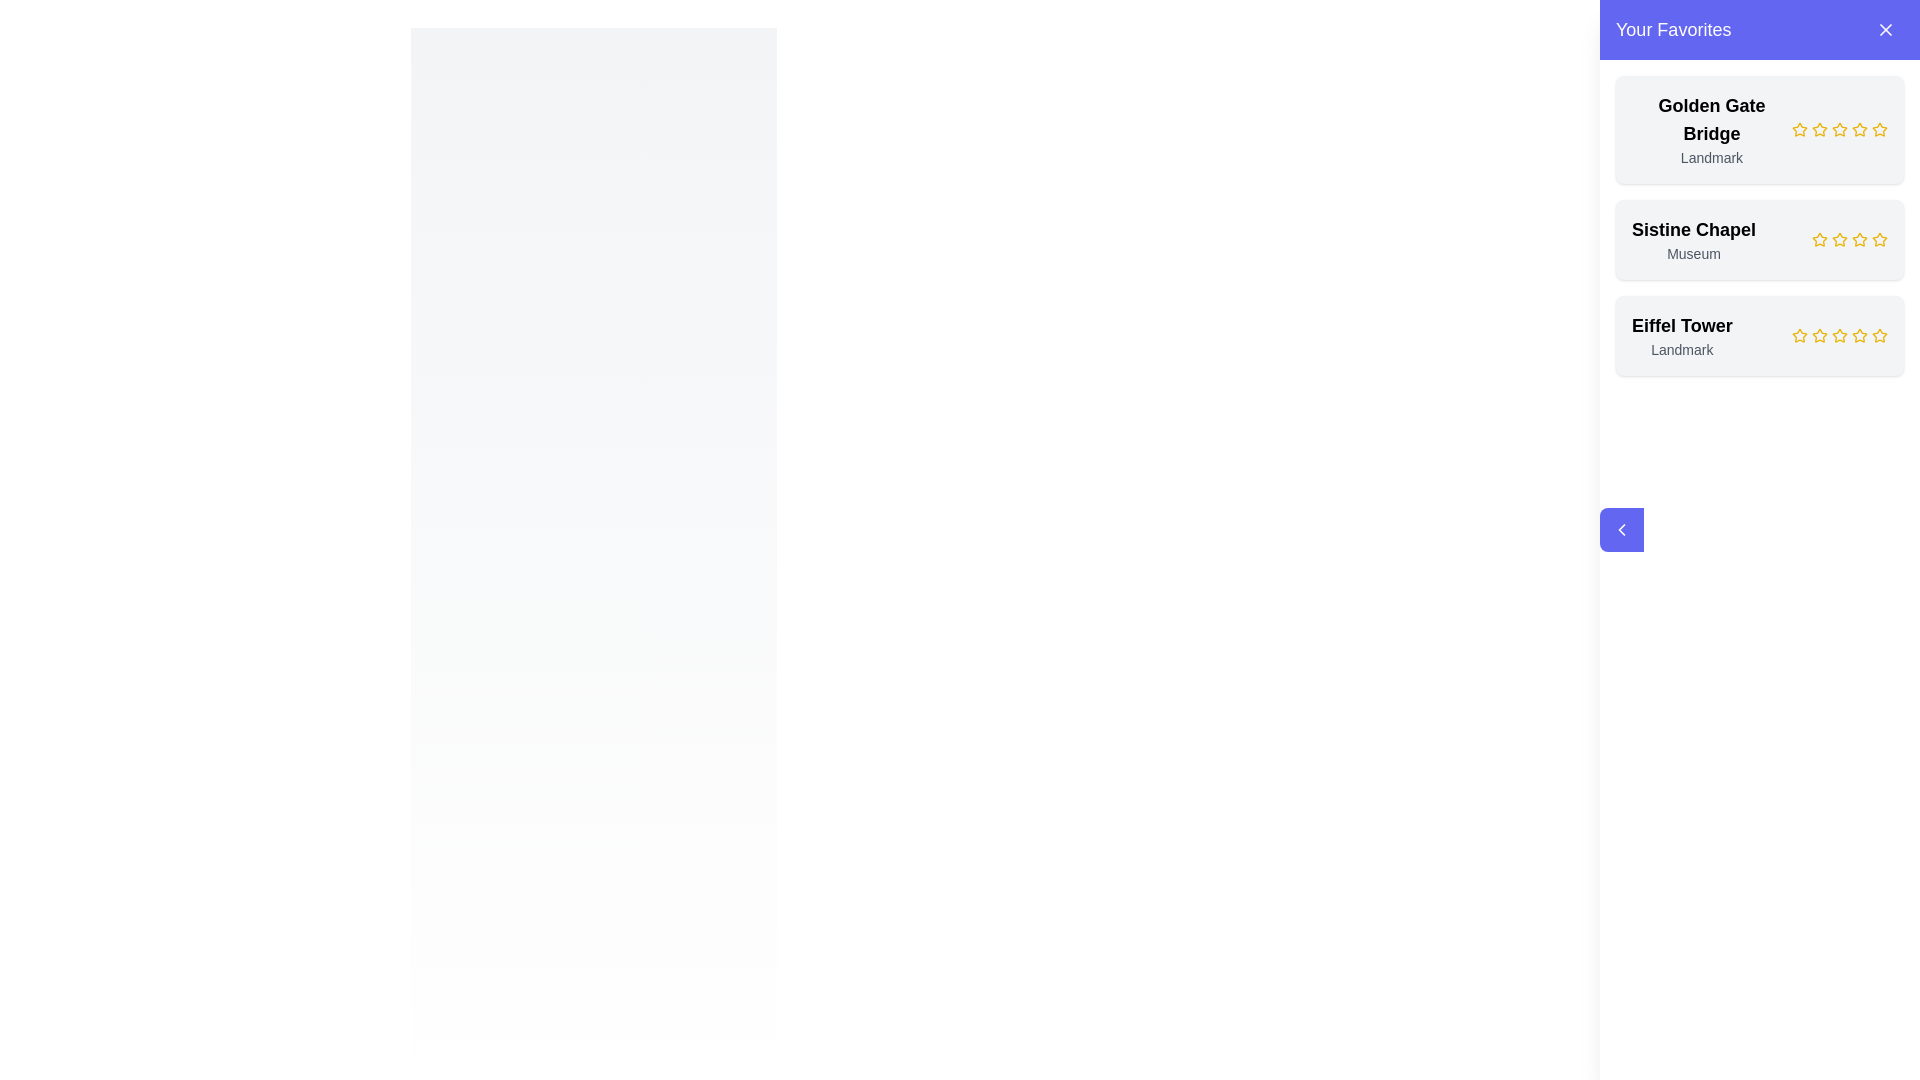 This screenshot has height=1080, width=1920. Describe the element at coordinates (1819, 334) in the screenshot. I see `the third star in the star rating system for the 'Eiffel Tower' entry` at that location.